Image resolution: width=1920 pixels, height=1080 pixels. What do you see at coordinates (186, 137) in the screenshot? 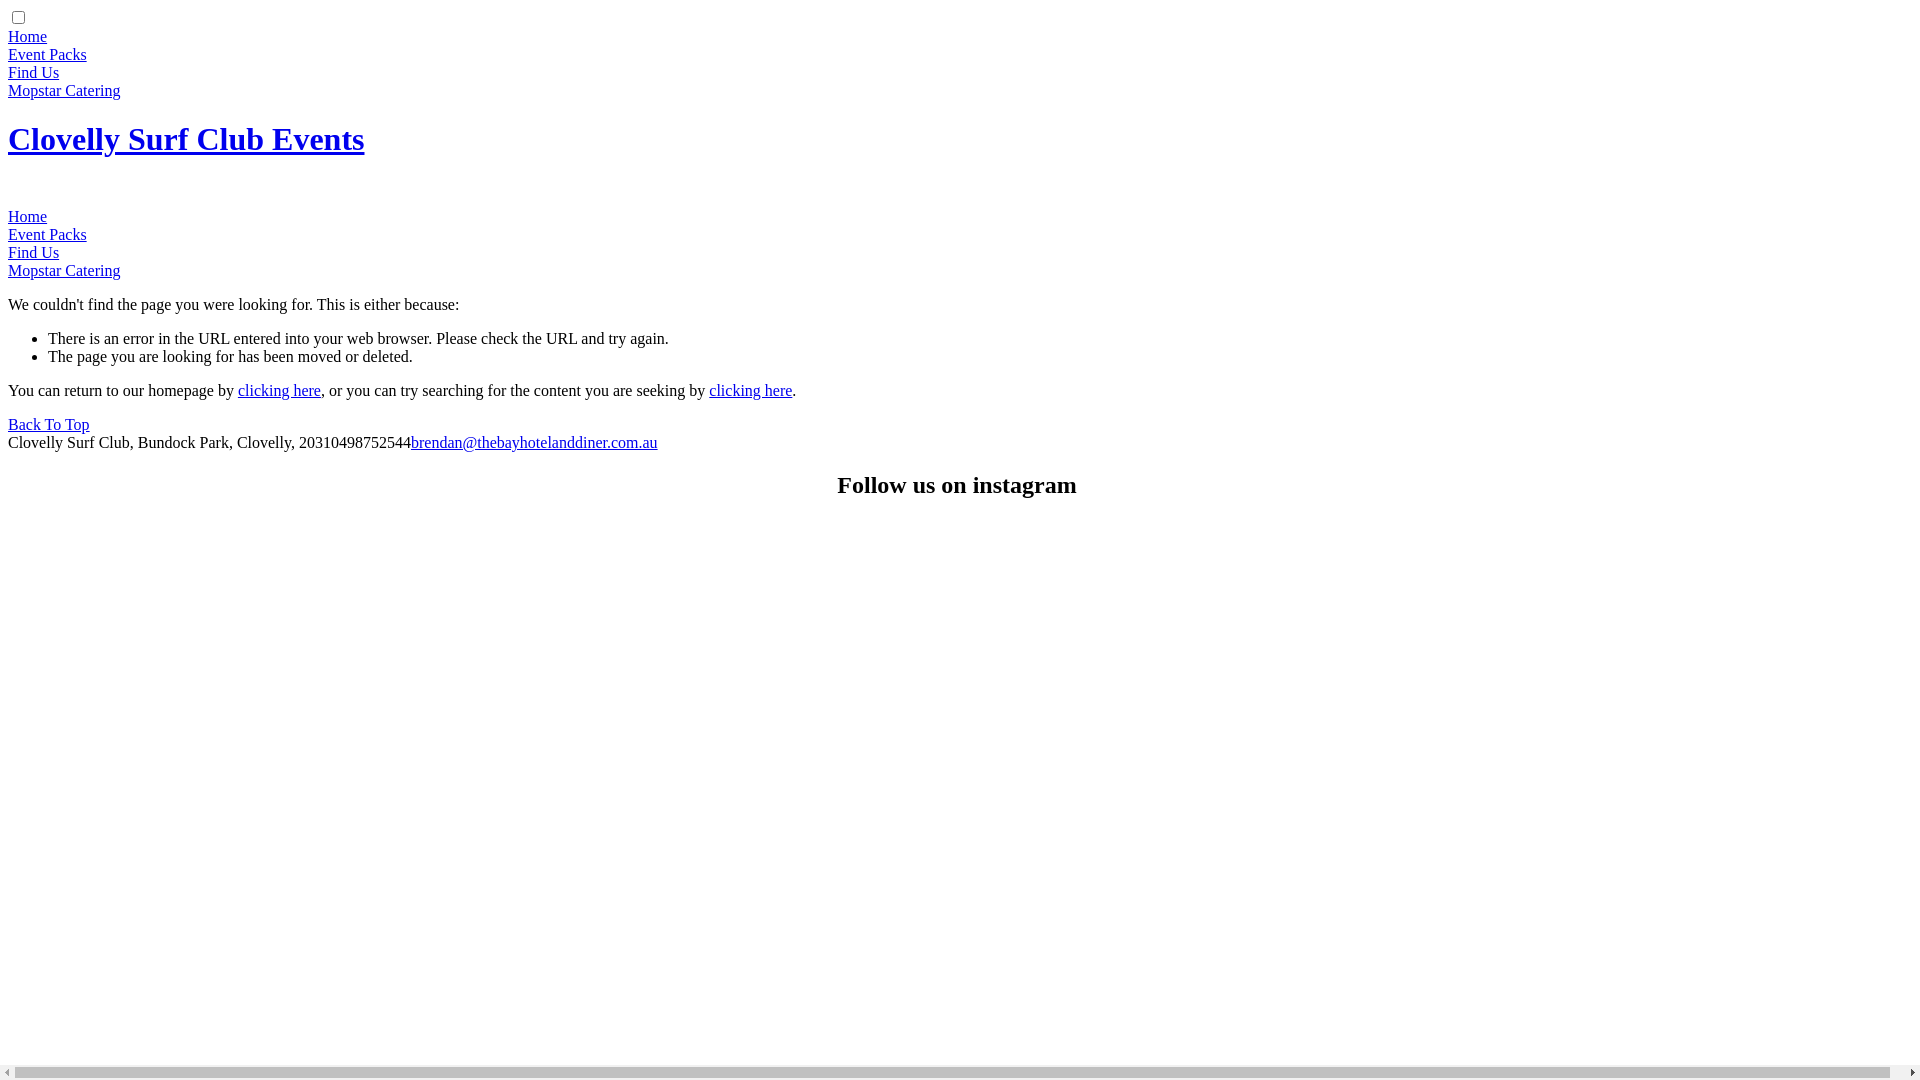
I see `'Clovelly Surf Club Events'` at bounding box center [186, 137].